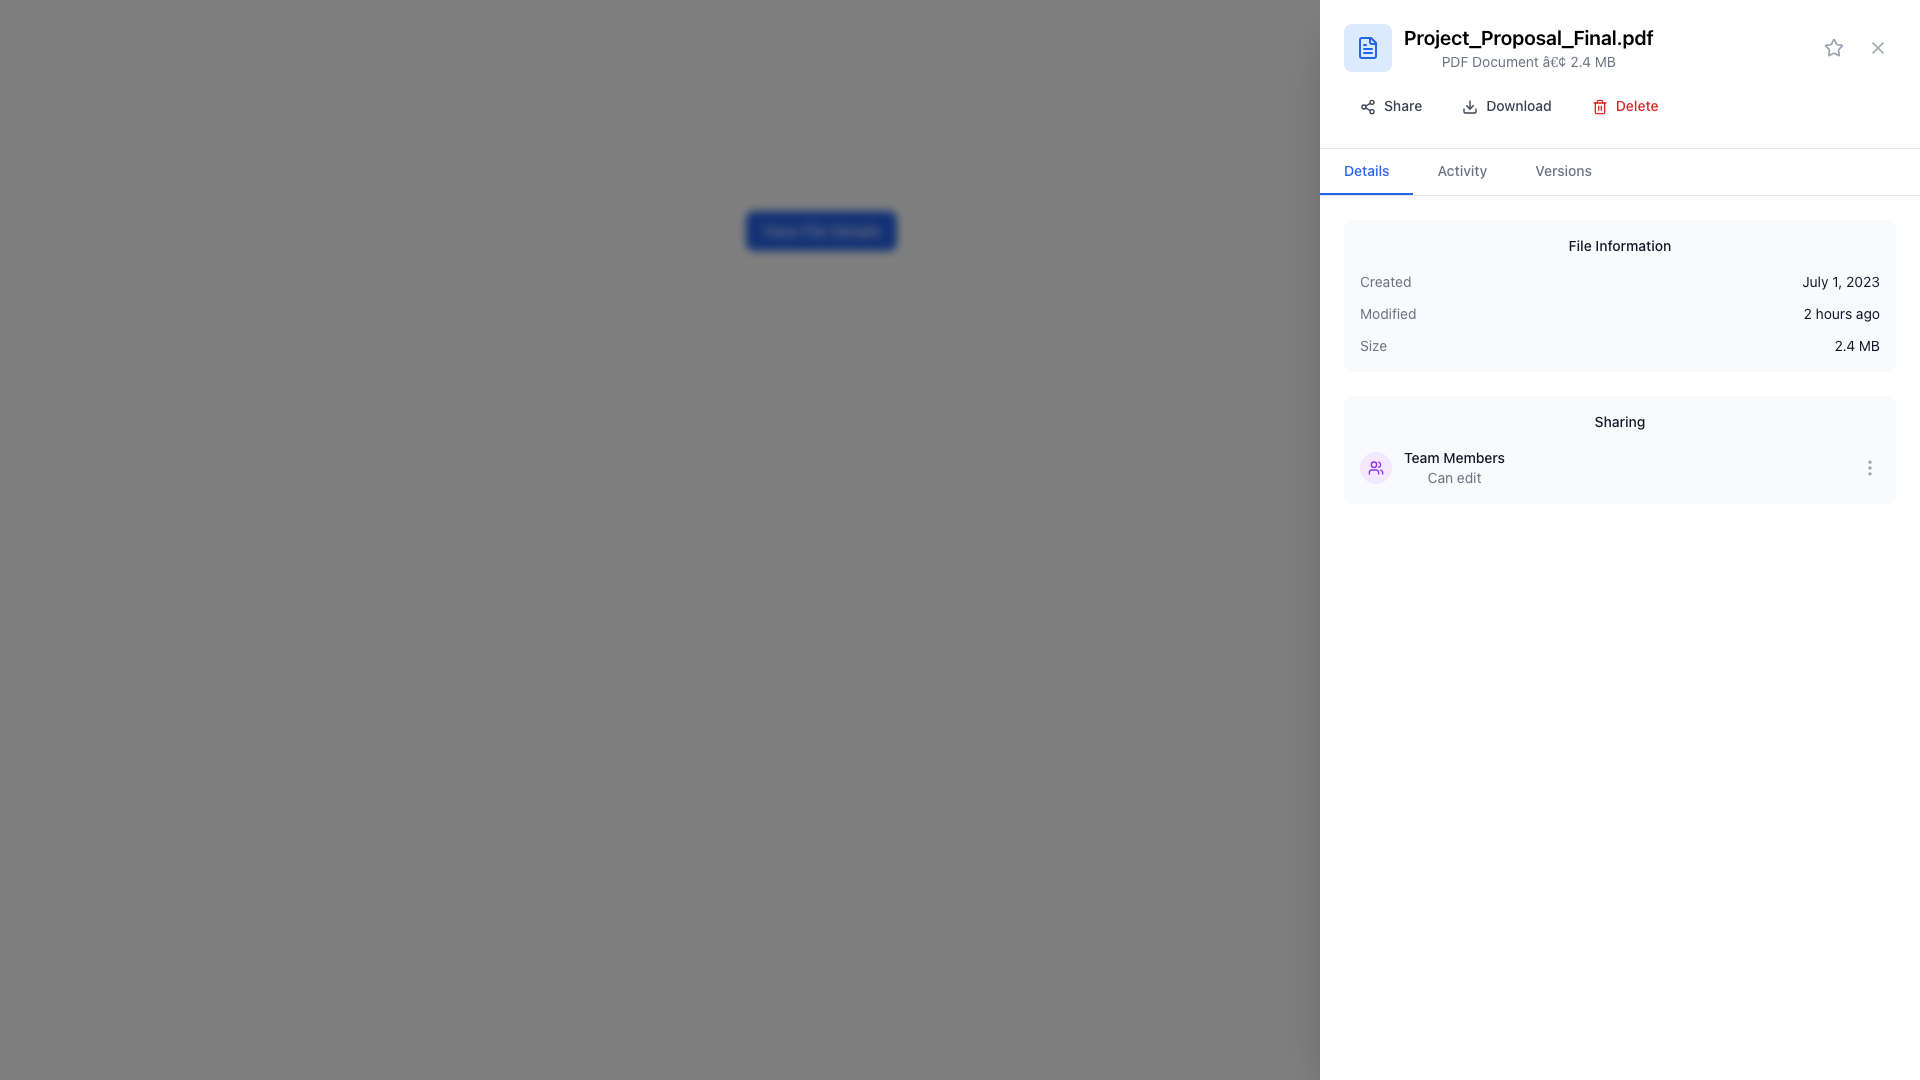 The image size is (1920, 1080). Describe the element at coordinates (1375, 467) in the screenshot. I see `the circular icon with a purple background and a user group symbol in the center, located above the text content 'Team Members' and 'Can edit'` at that location.